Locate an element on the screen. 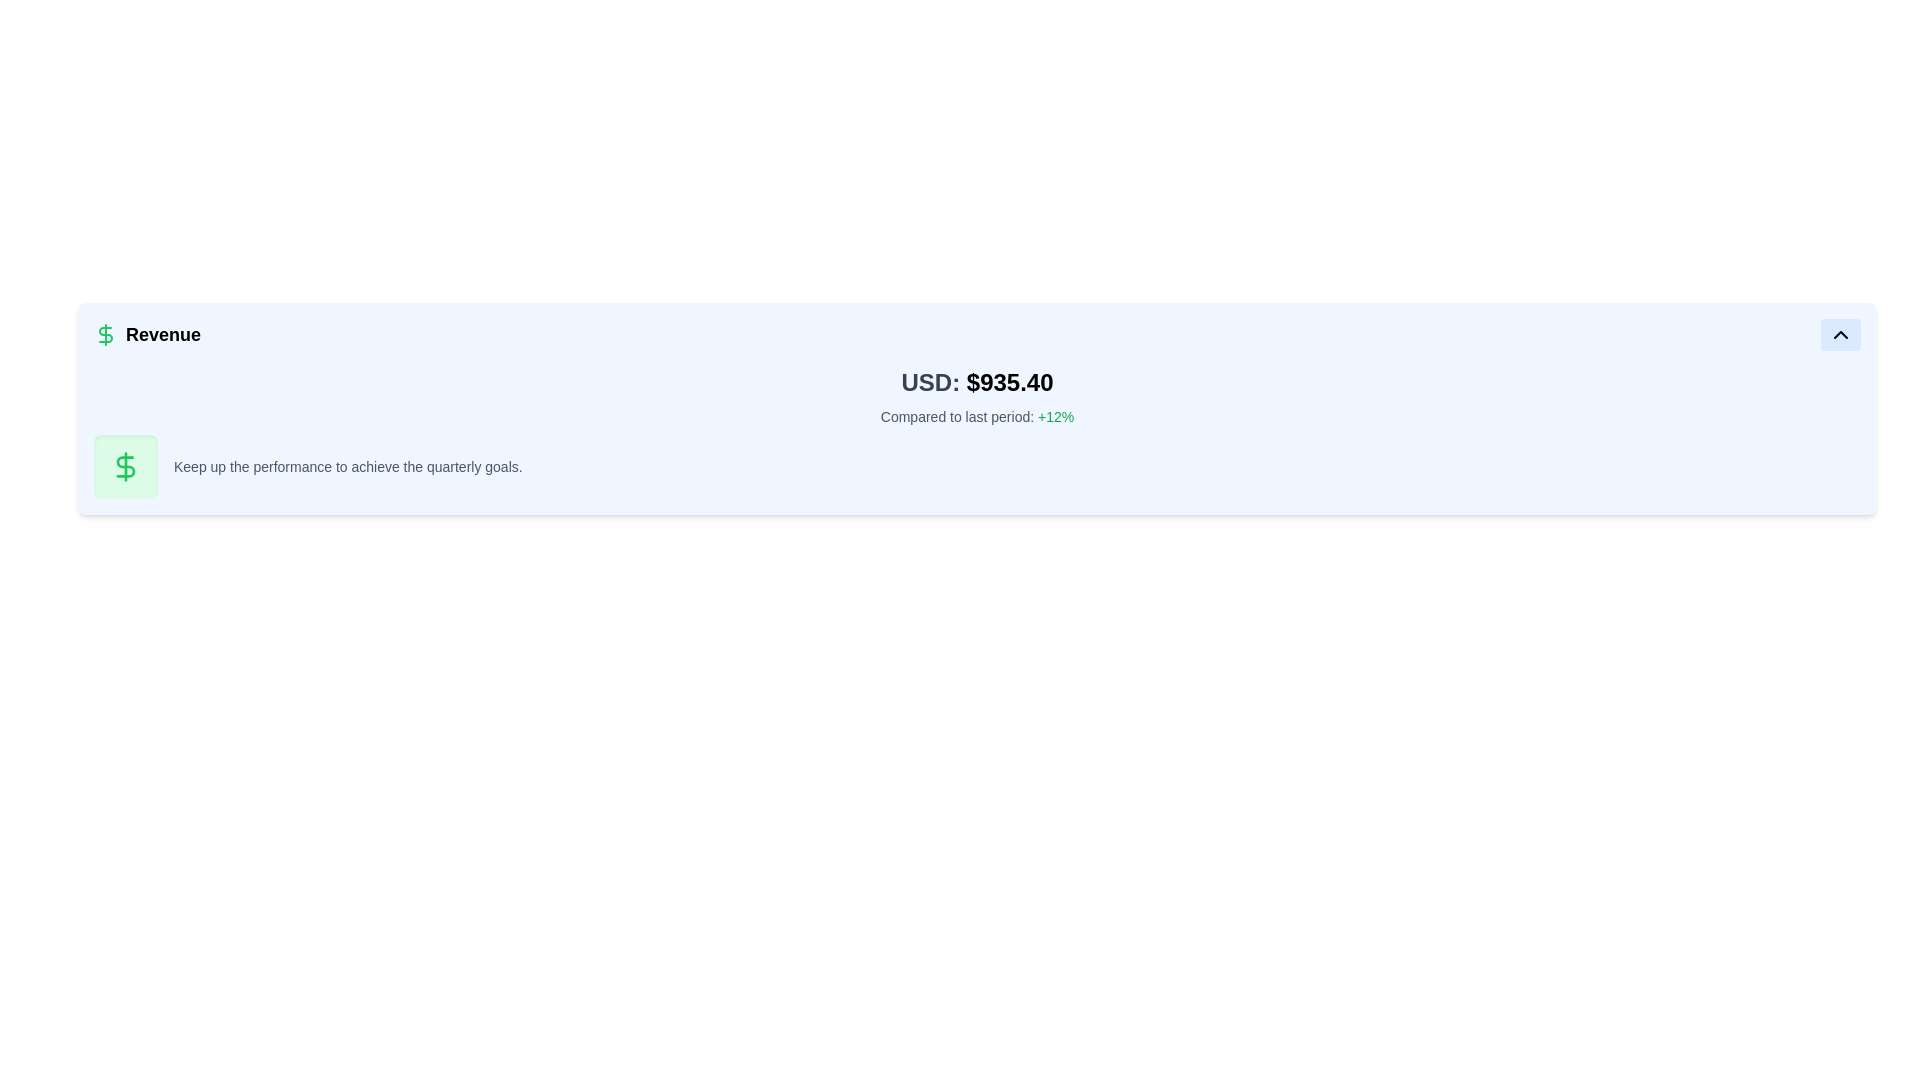 The image size is (1920, 1080). the informational text label that provides motivational feedback to users, positioned to the right of a green dollar sign icon in the left-middle section of the interface is located at coordinates (348, 466).